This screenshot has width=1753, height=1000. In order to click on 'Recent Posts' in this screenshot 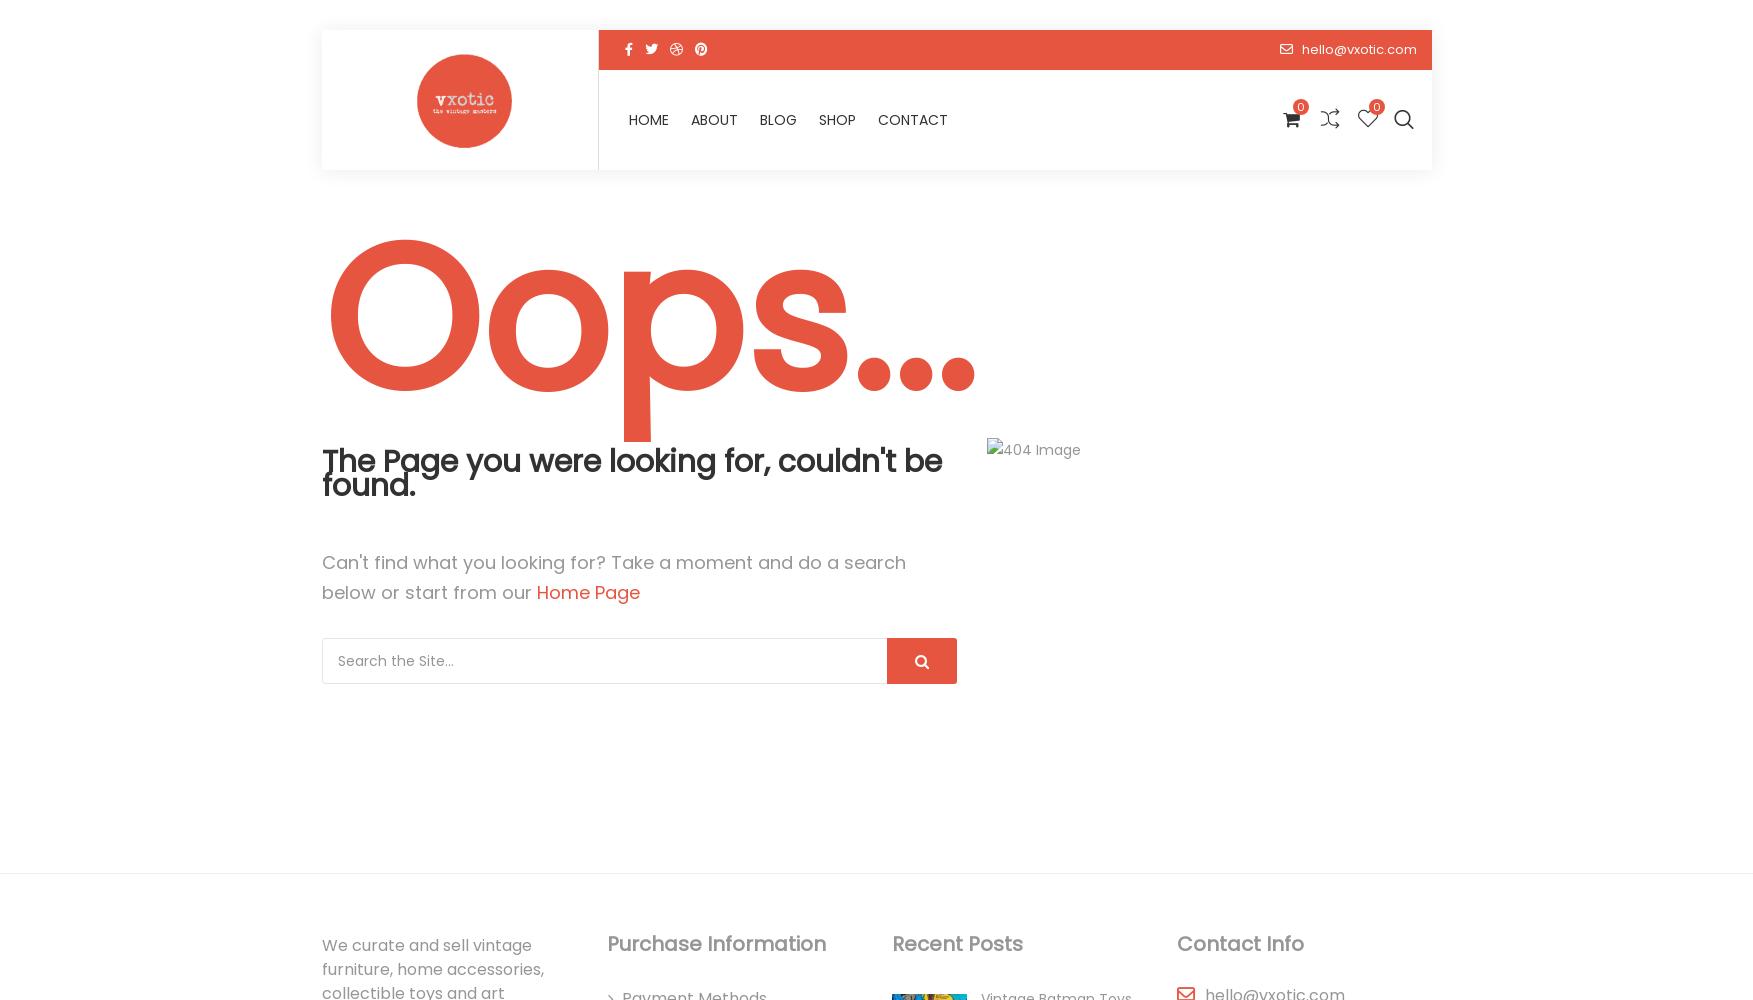, I will do `click(955, 943)`.